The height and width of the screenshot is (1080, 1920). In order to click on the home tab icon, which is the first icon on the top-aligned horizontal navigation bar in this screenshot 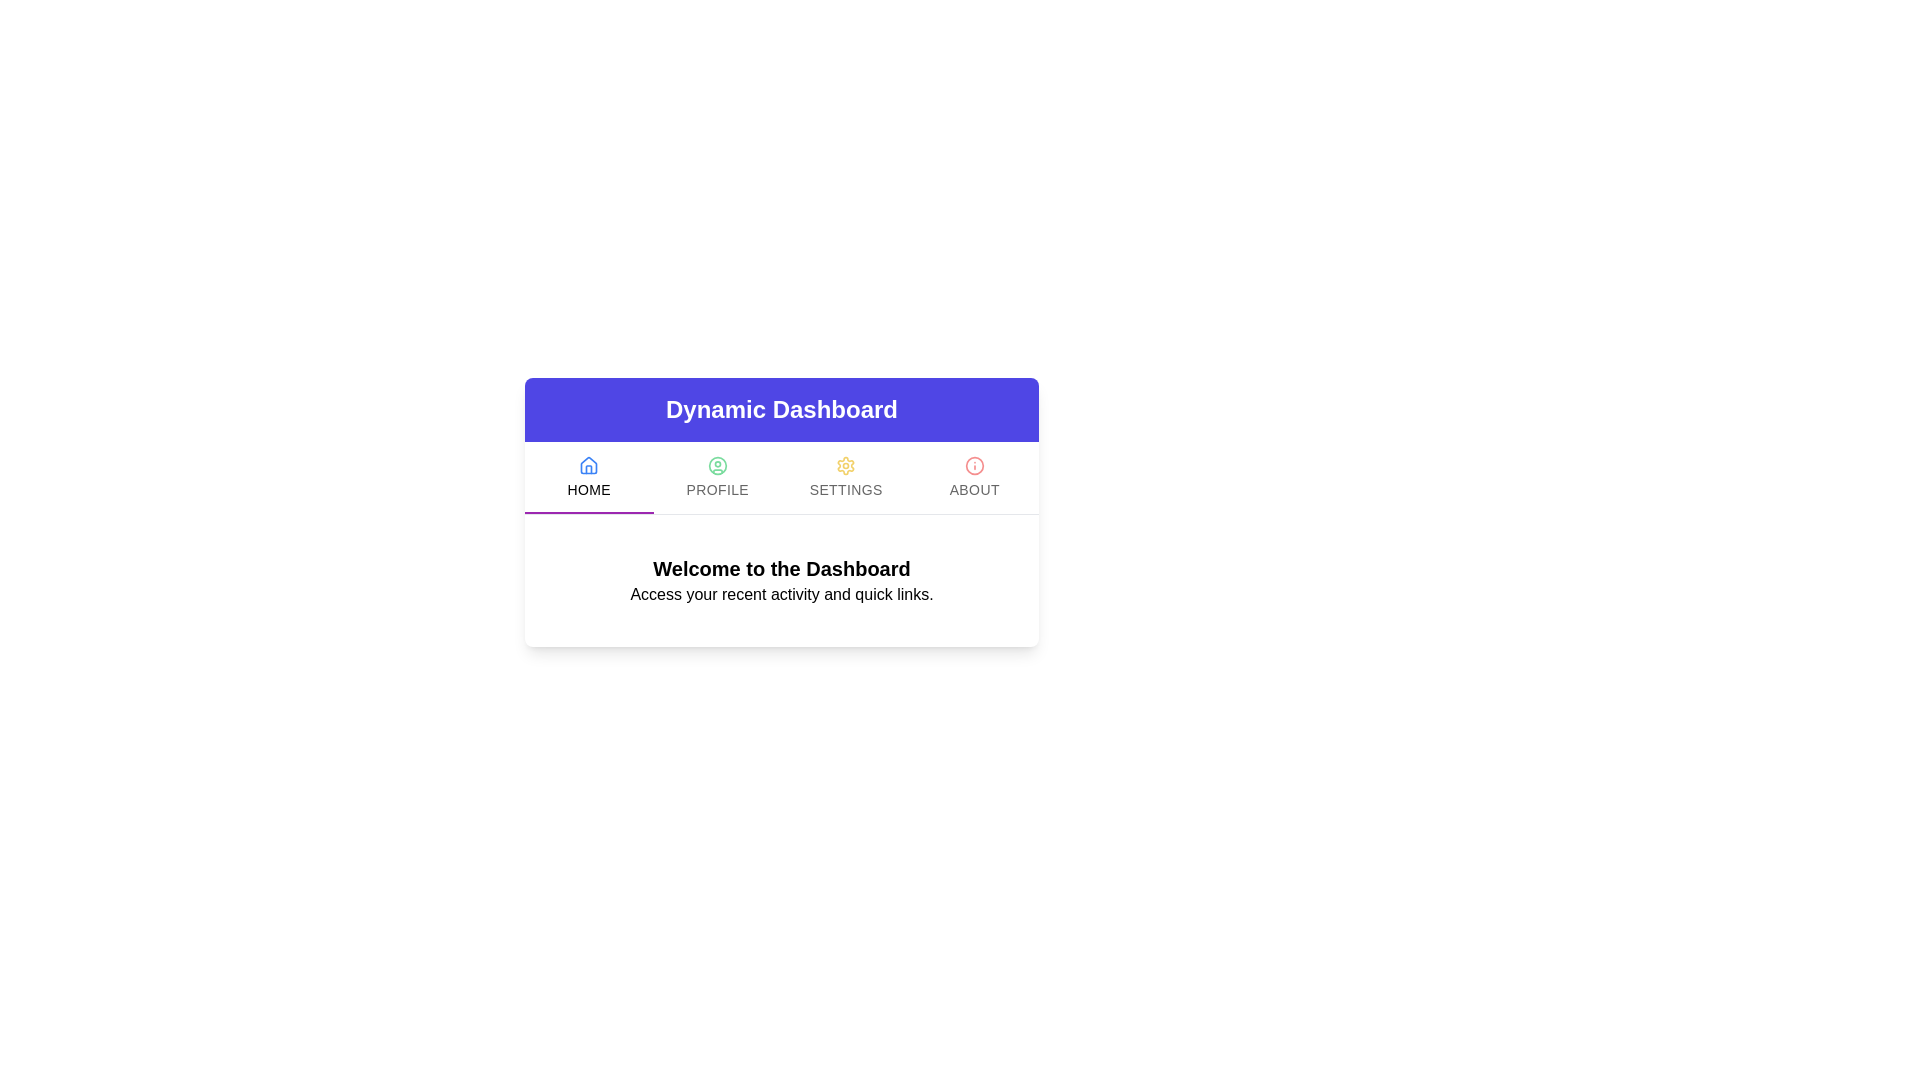, I will do `click(588, 465)`.